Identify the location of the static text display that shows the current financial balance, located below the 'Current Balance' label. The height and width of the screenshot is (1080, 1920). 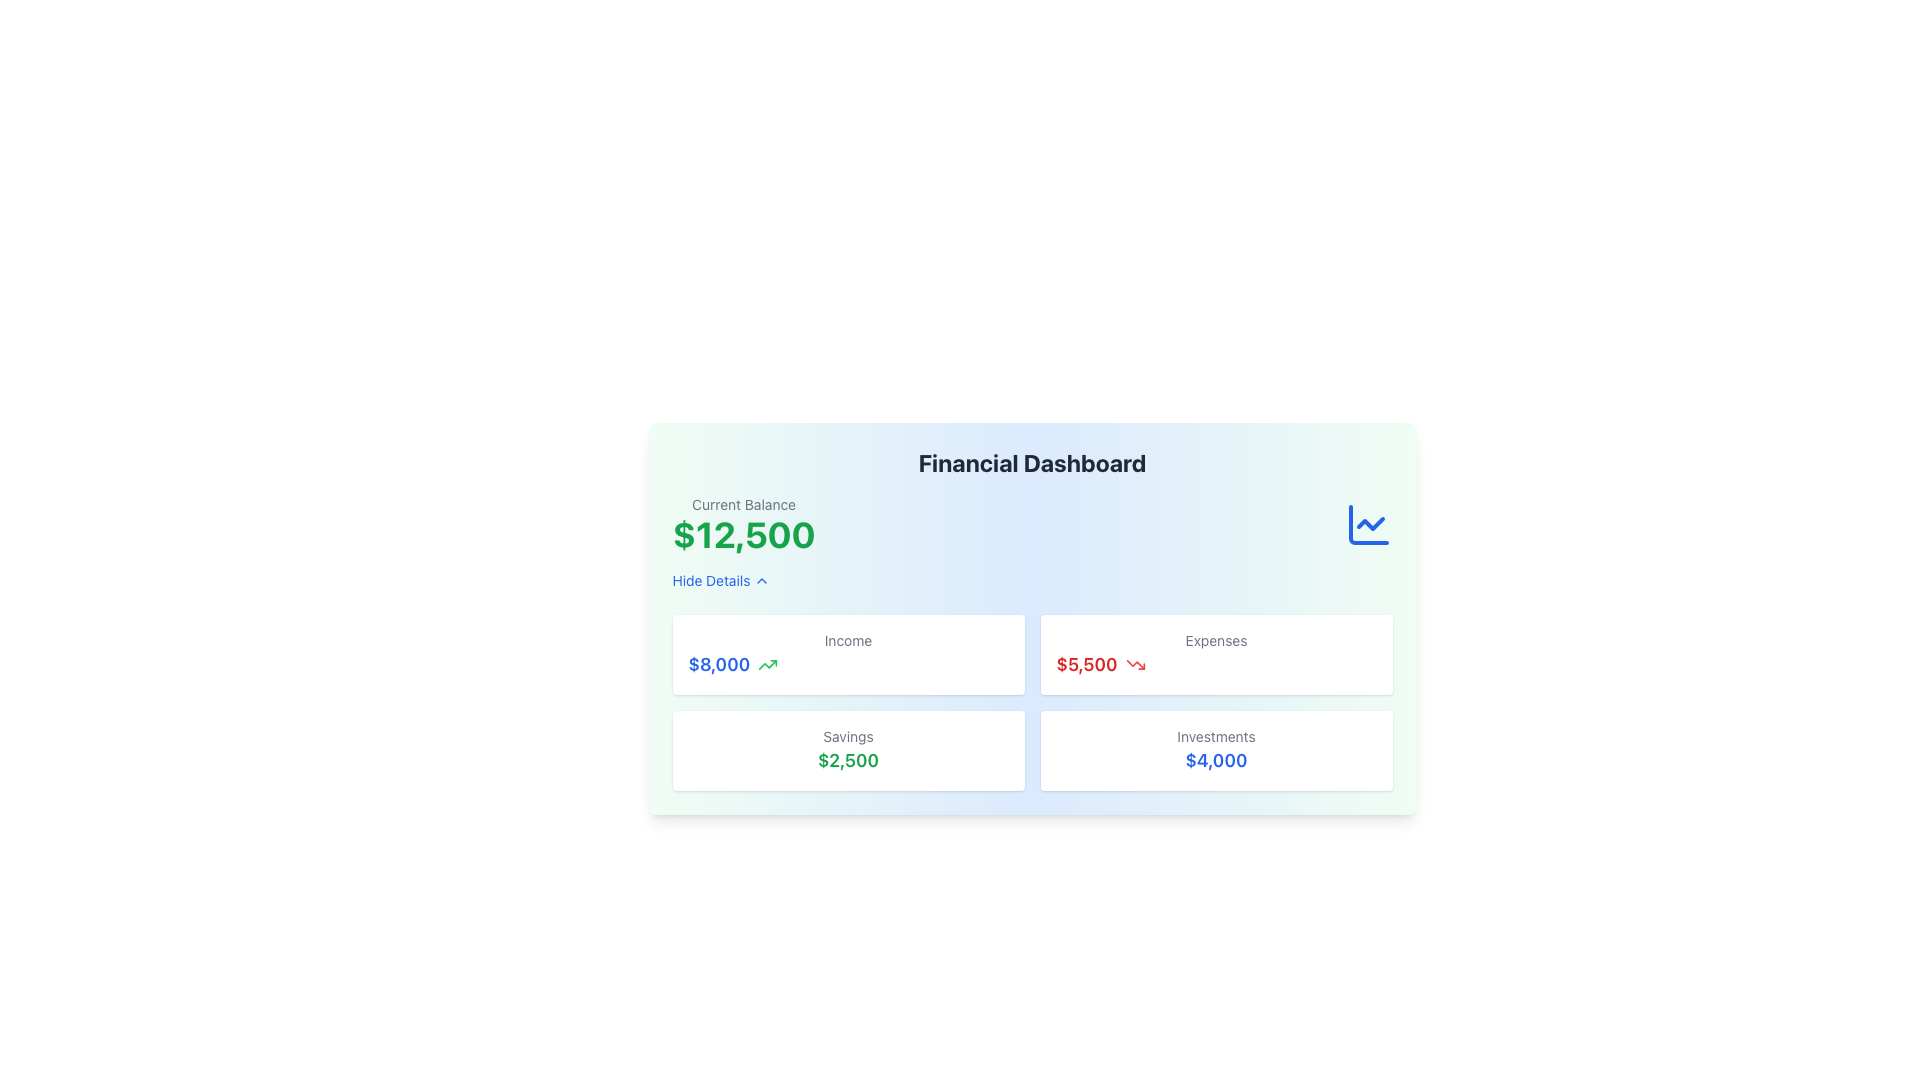
(743, 534).